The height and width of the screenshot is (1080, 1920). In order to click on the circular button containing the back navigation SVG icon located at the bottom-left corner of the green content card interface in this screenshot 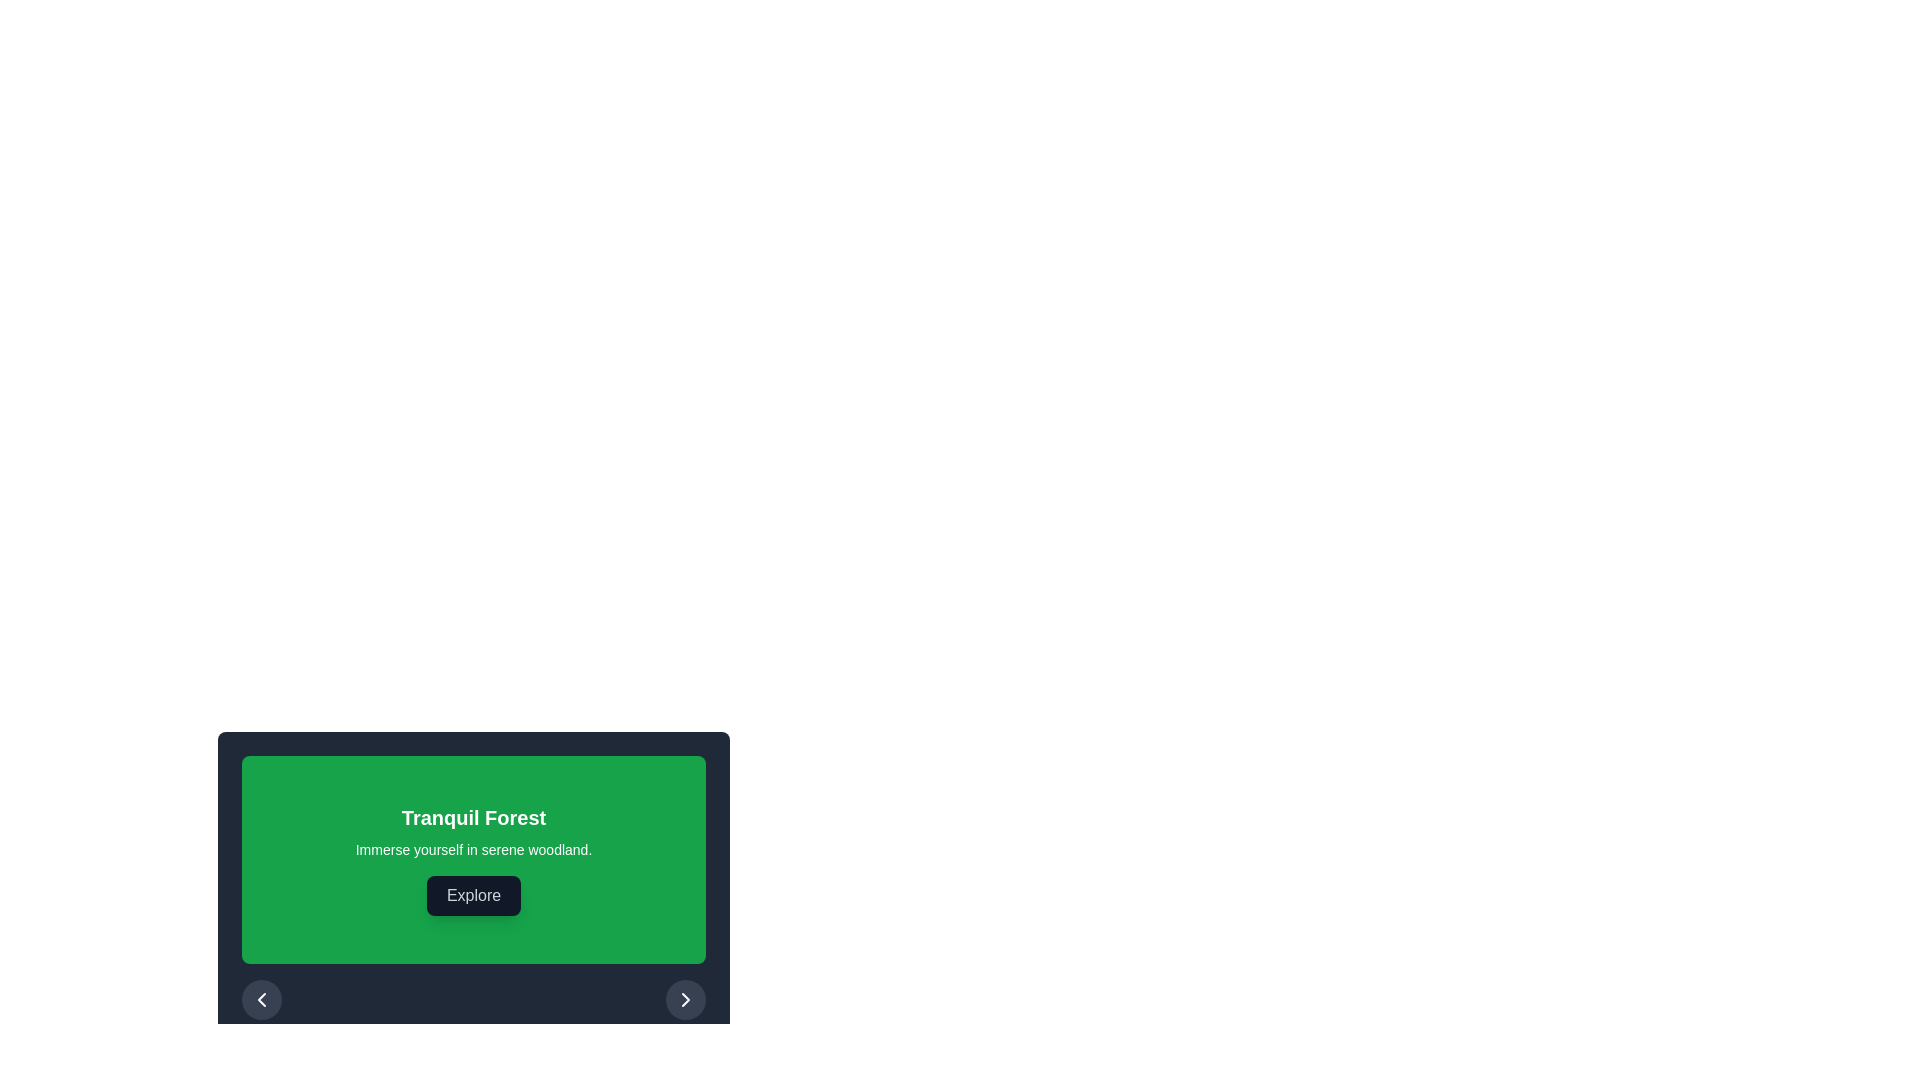, I will do `click(261, 999)`.